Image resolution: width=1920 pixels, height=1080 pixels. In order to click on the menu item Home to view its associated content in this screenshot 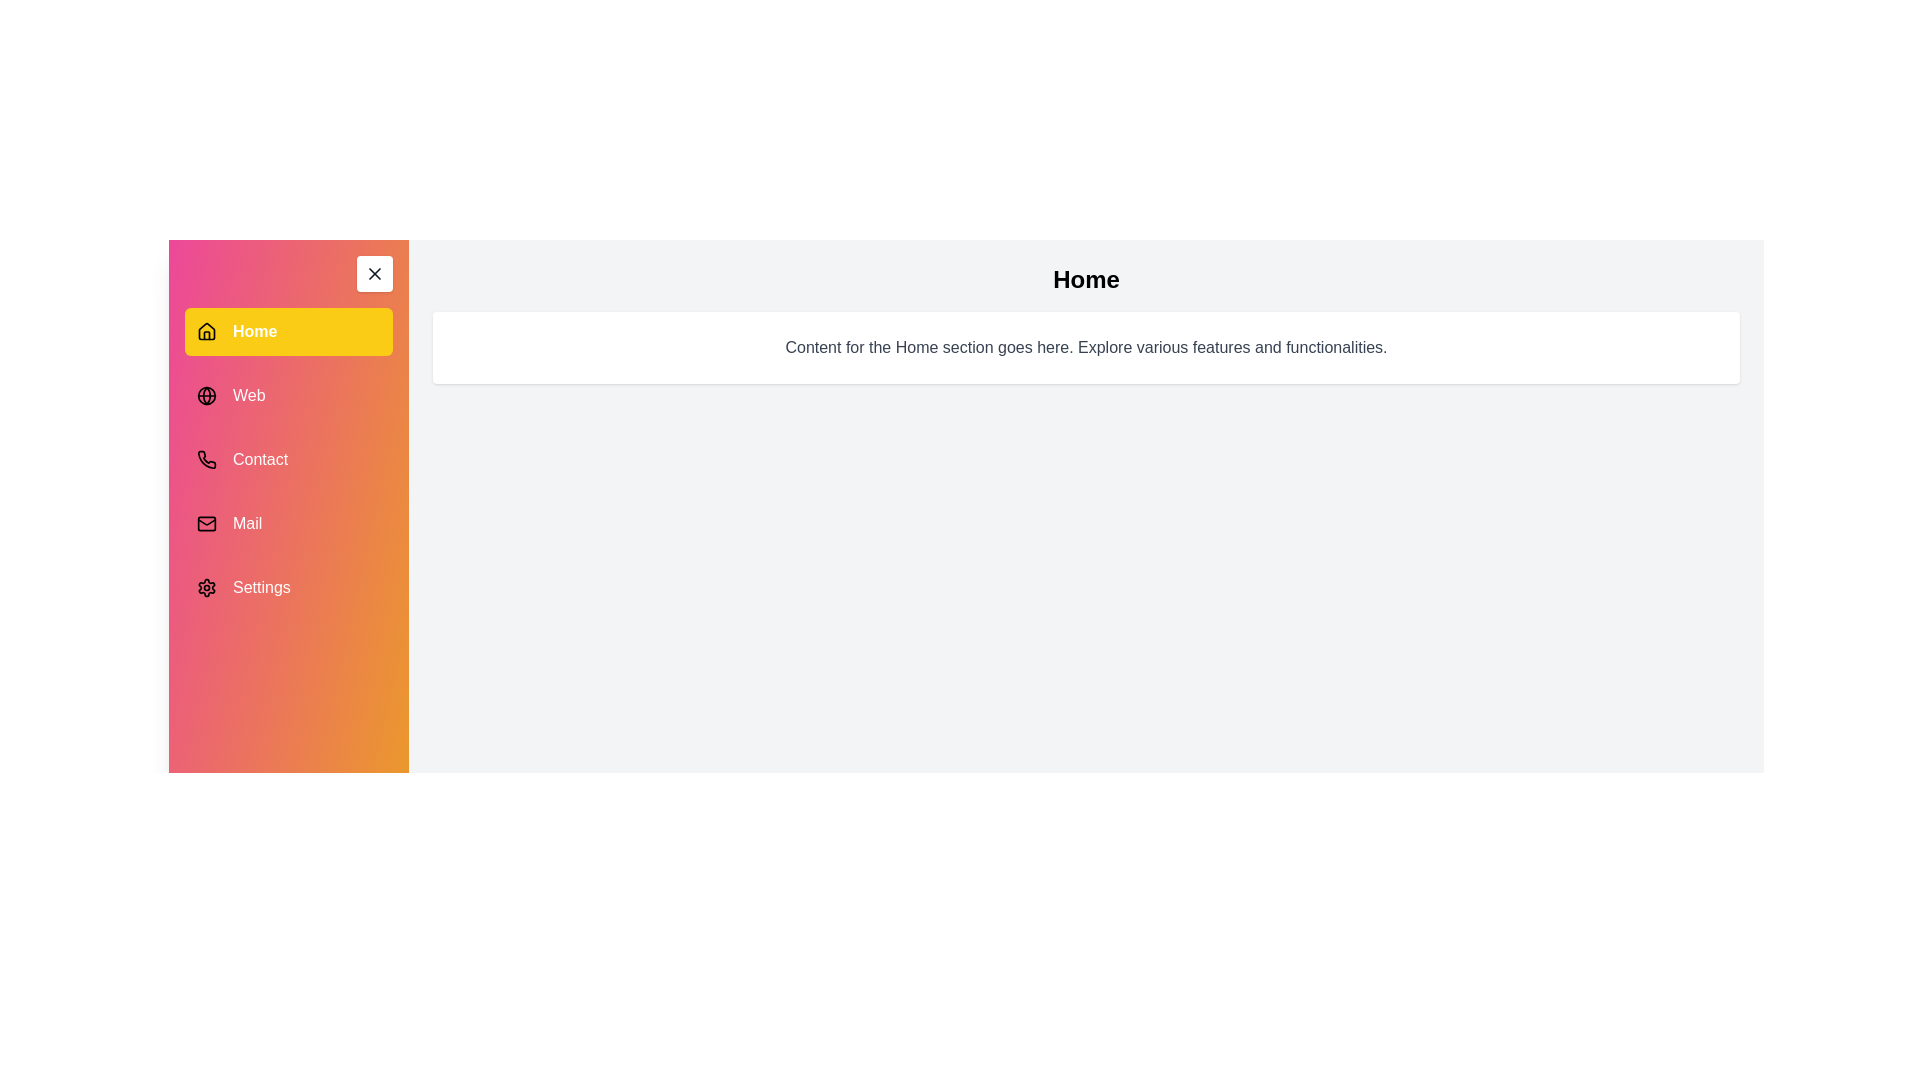, I will do `click(287, 330)`.